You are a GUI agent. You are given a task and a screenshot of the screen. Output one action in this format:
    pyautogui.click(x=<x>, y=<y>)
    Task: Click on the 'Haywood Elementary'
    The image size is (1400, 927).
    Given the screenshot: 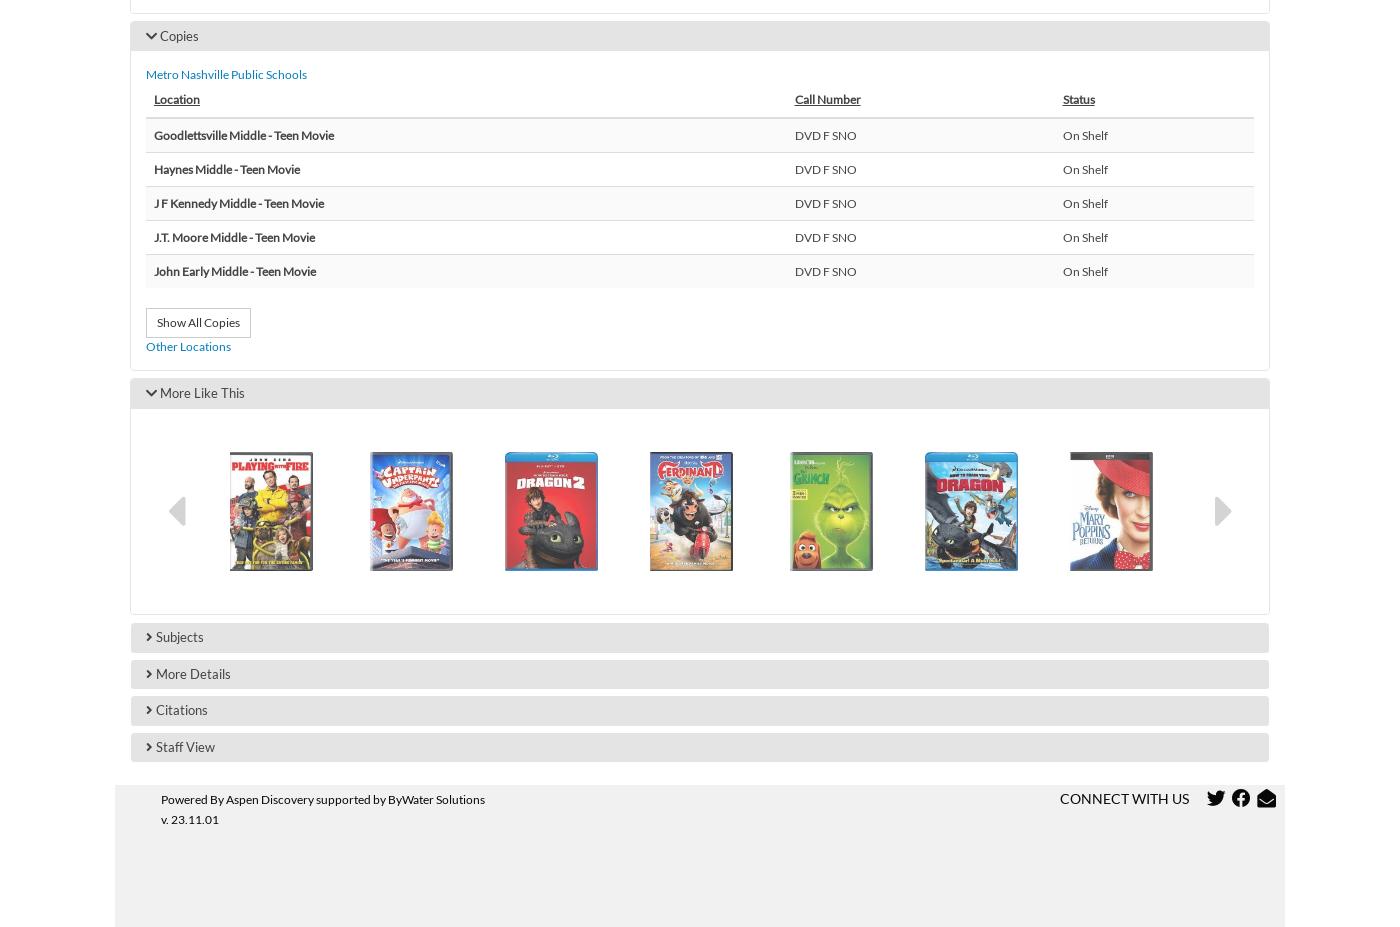 What is the action you would take?
    pyautogui.click(x=272, y=473)
    